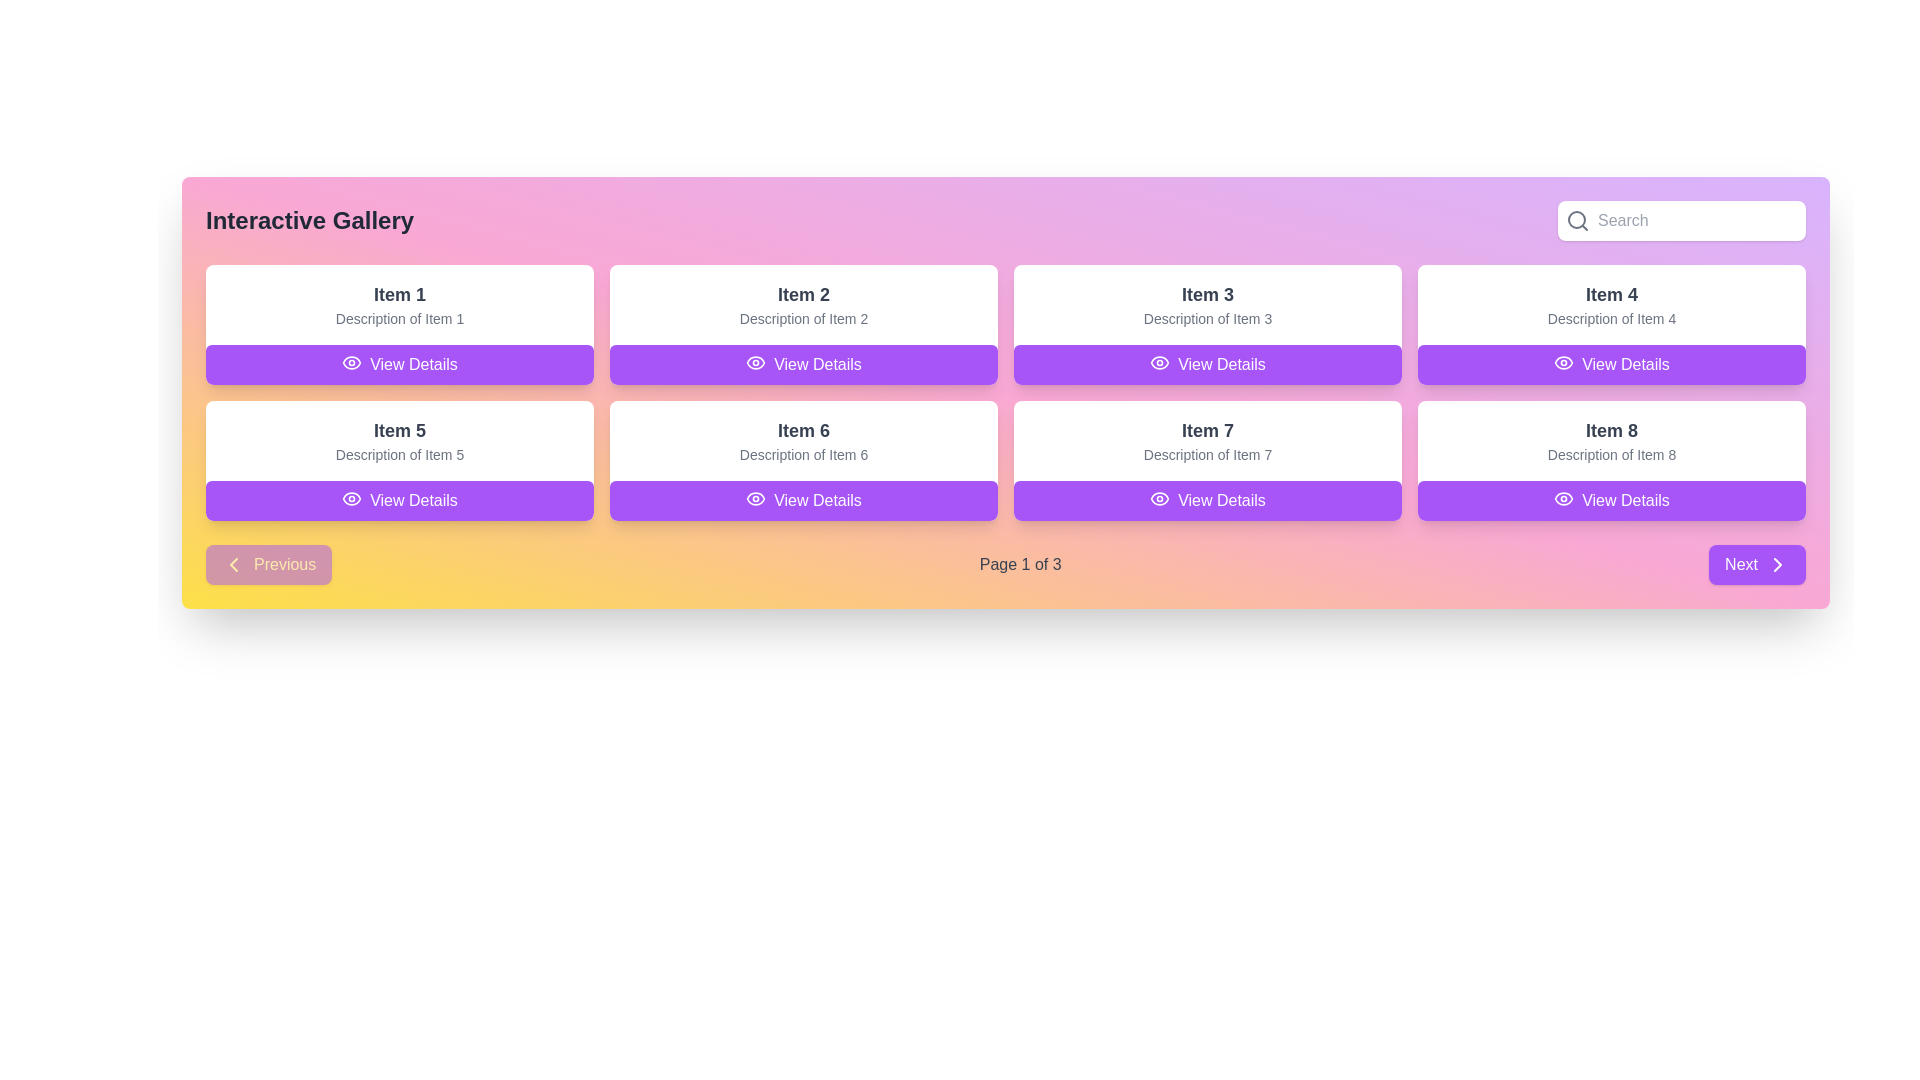  Describe the element at coordinates (399, 500) in the screenshot. I see `the button for 'Item 5' located in the second row, first column of the grid` at that location.